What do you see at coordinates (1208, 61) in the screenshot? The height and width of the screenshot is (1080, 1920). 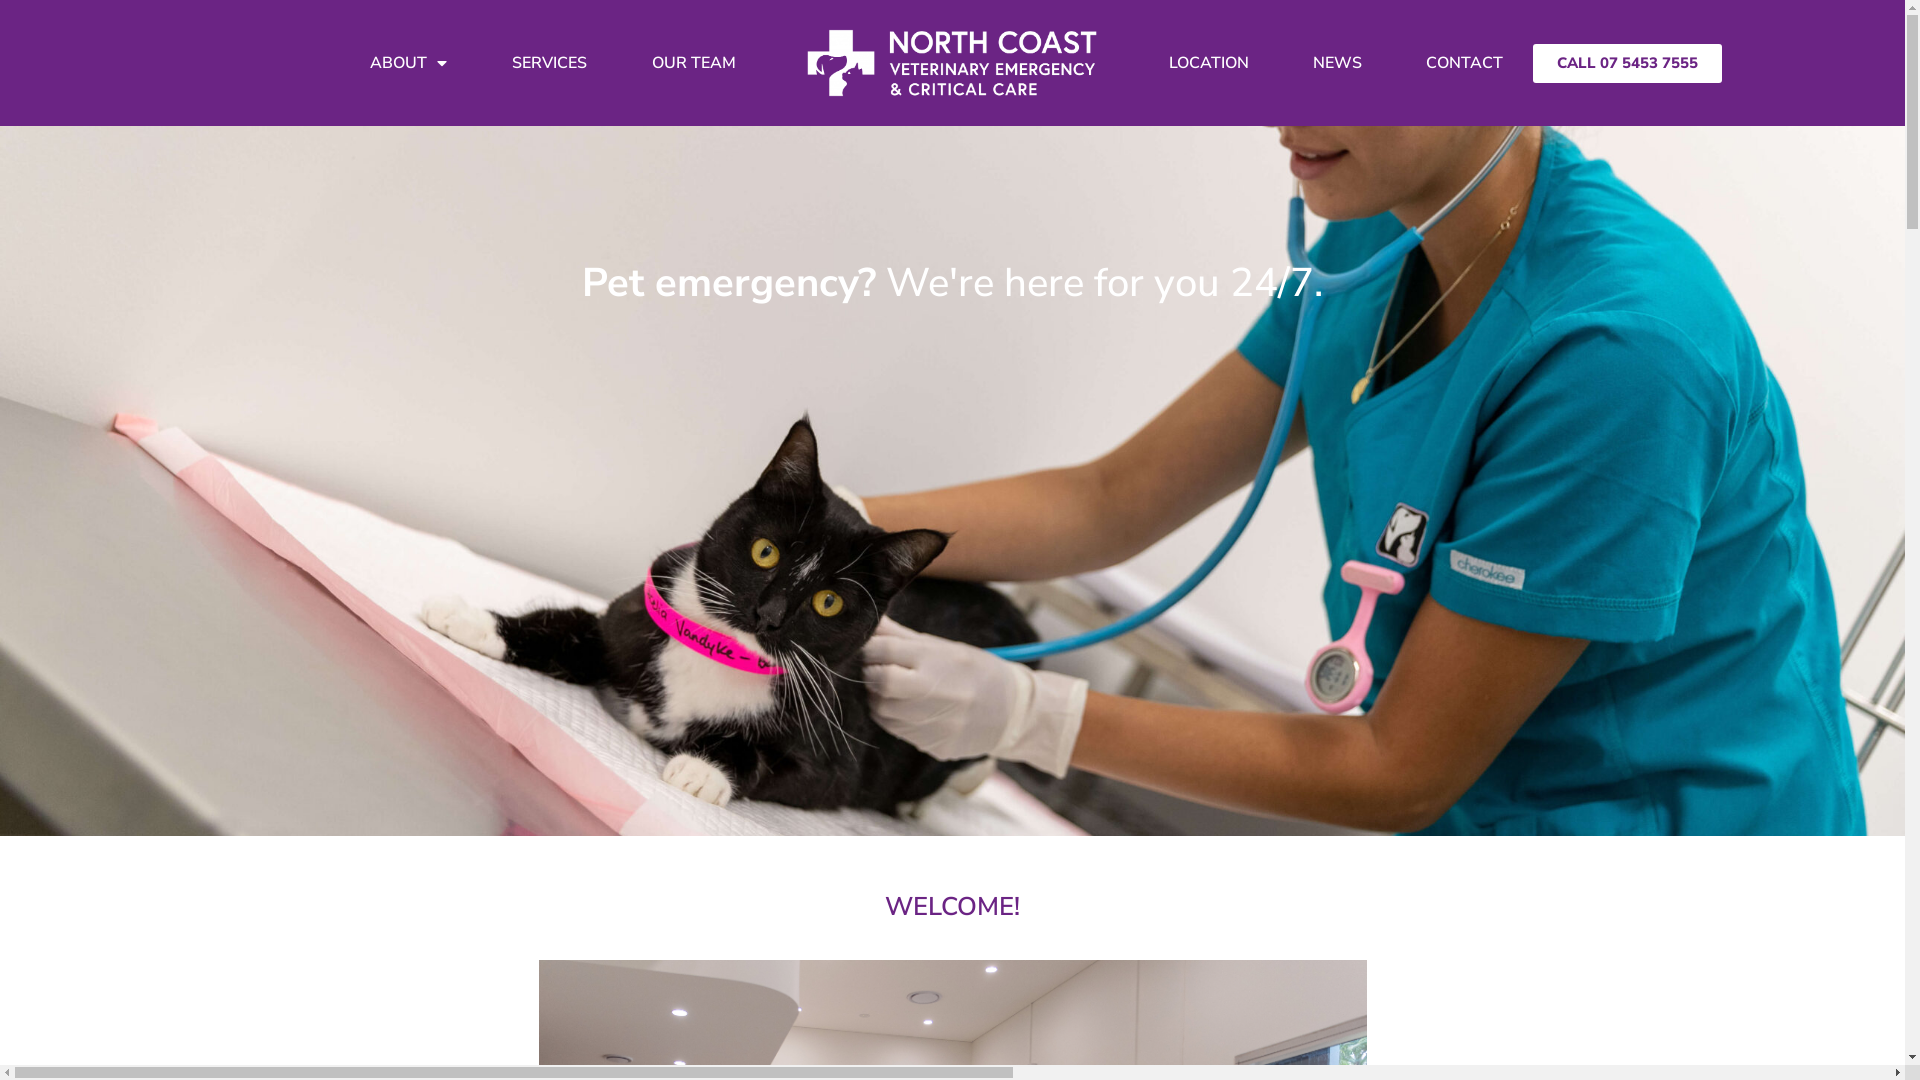 I see `'LOCATION'` at bounding box center [1208, 61].